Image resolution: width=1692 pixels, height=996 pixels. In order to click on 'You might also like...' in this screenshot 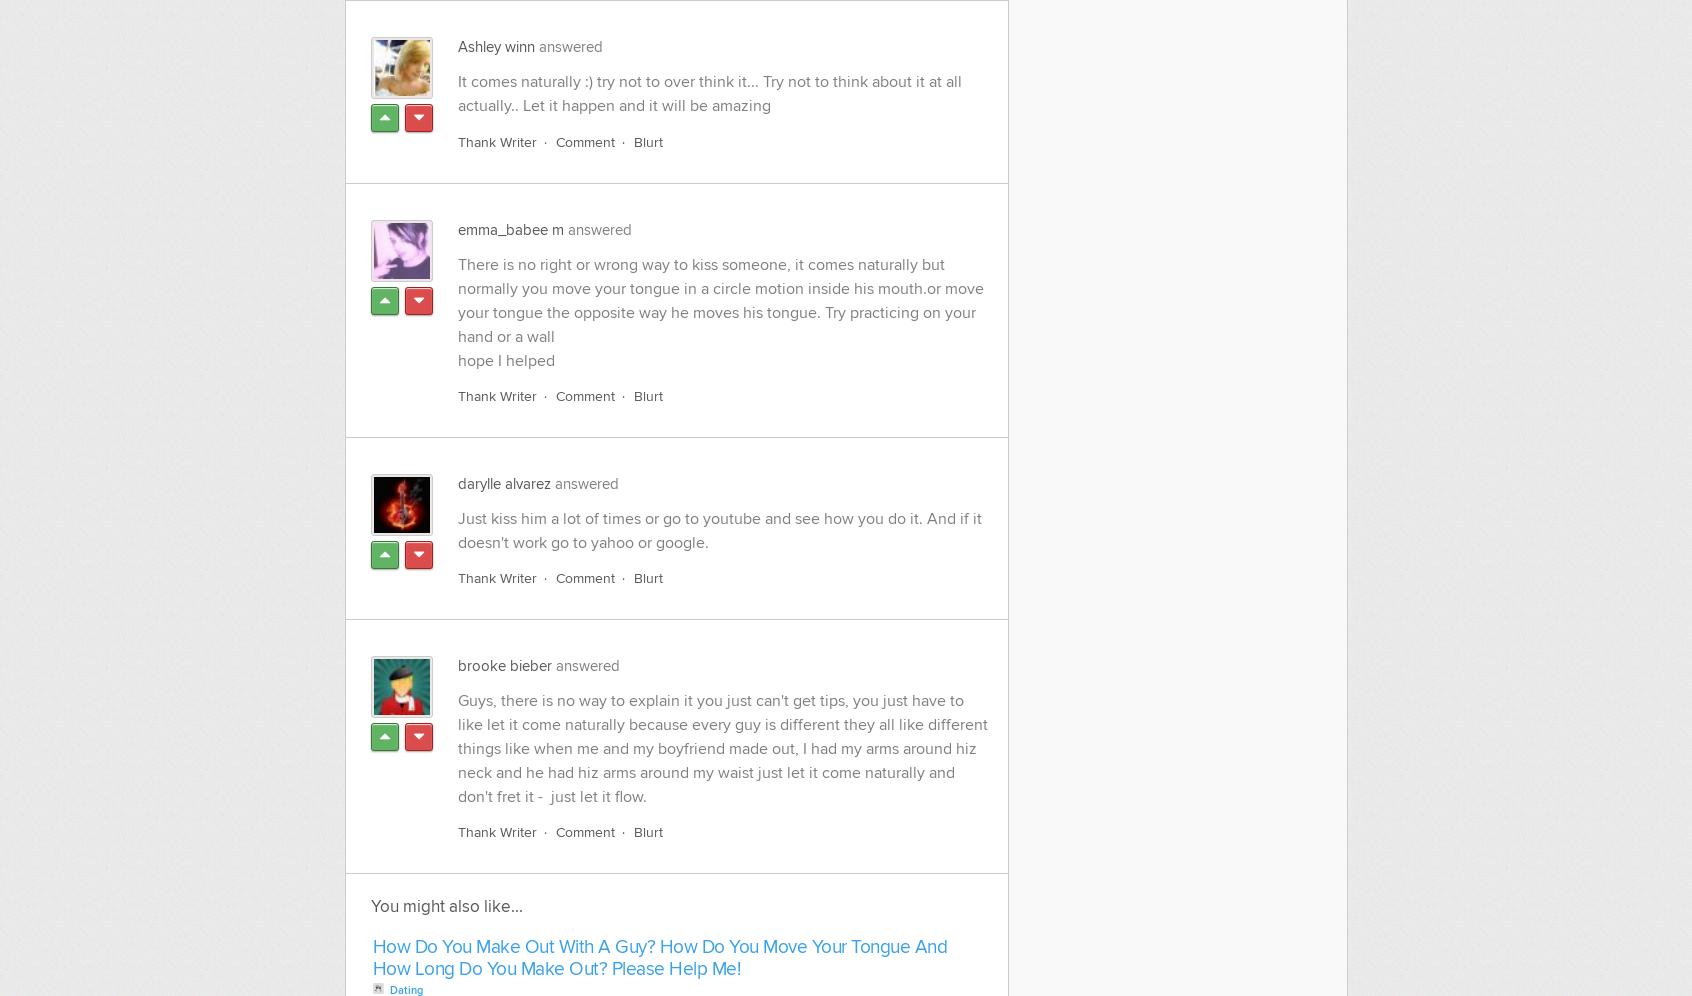, I will do `click(445, 904)`.